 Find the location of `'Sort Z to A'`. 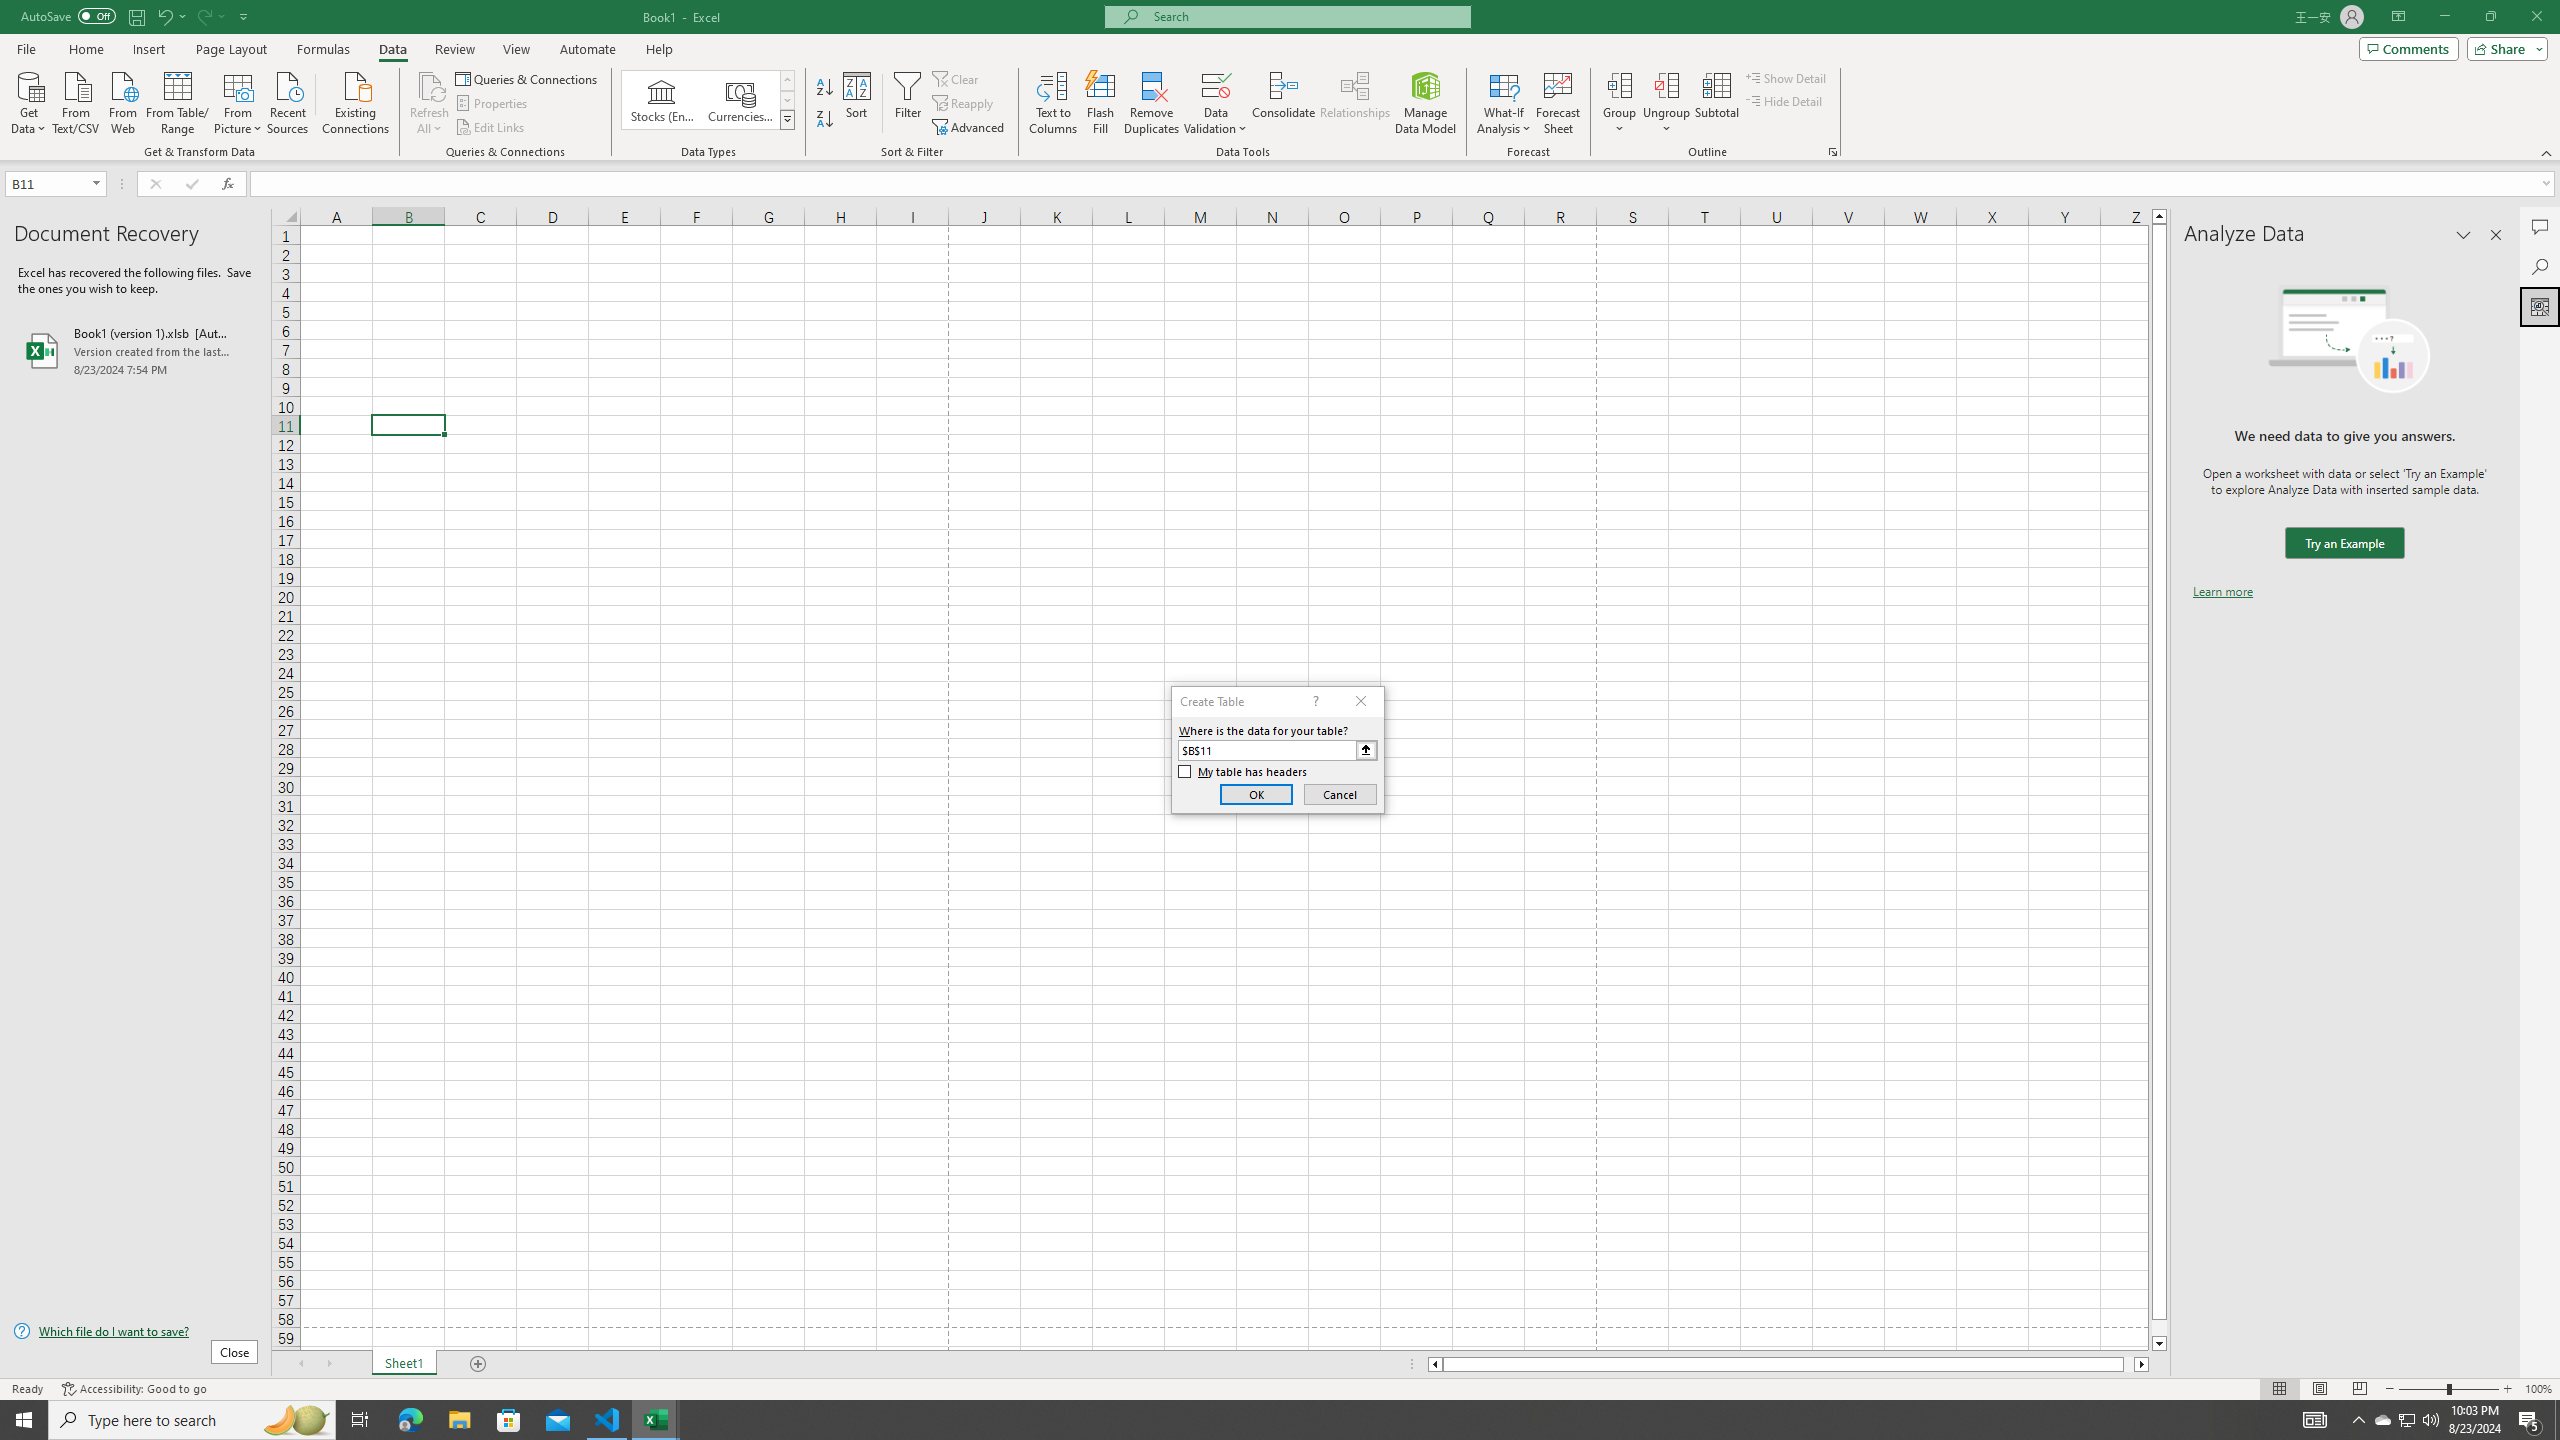

'Sort Z to A' is located at coordinates (824, 118).